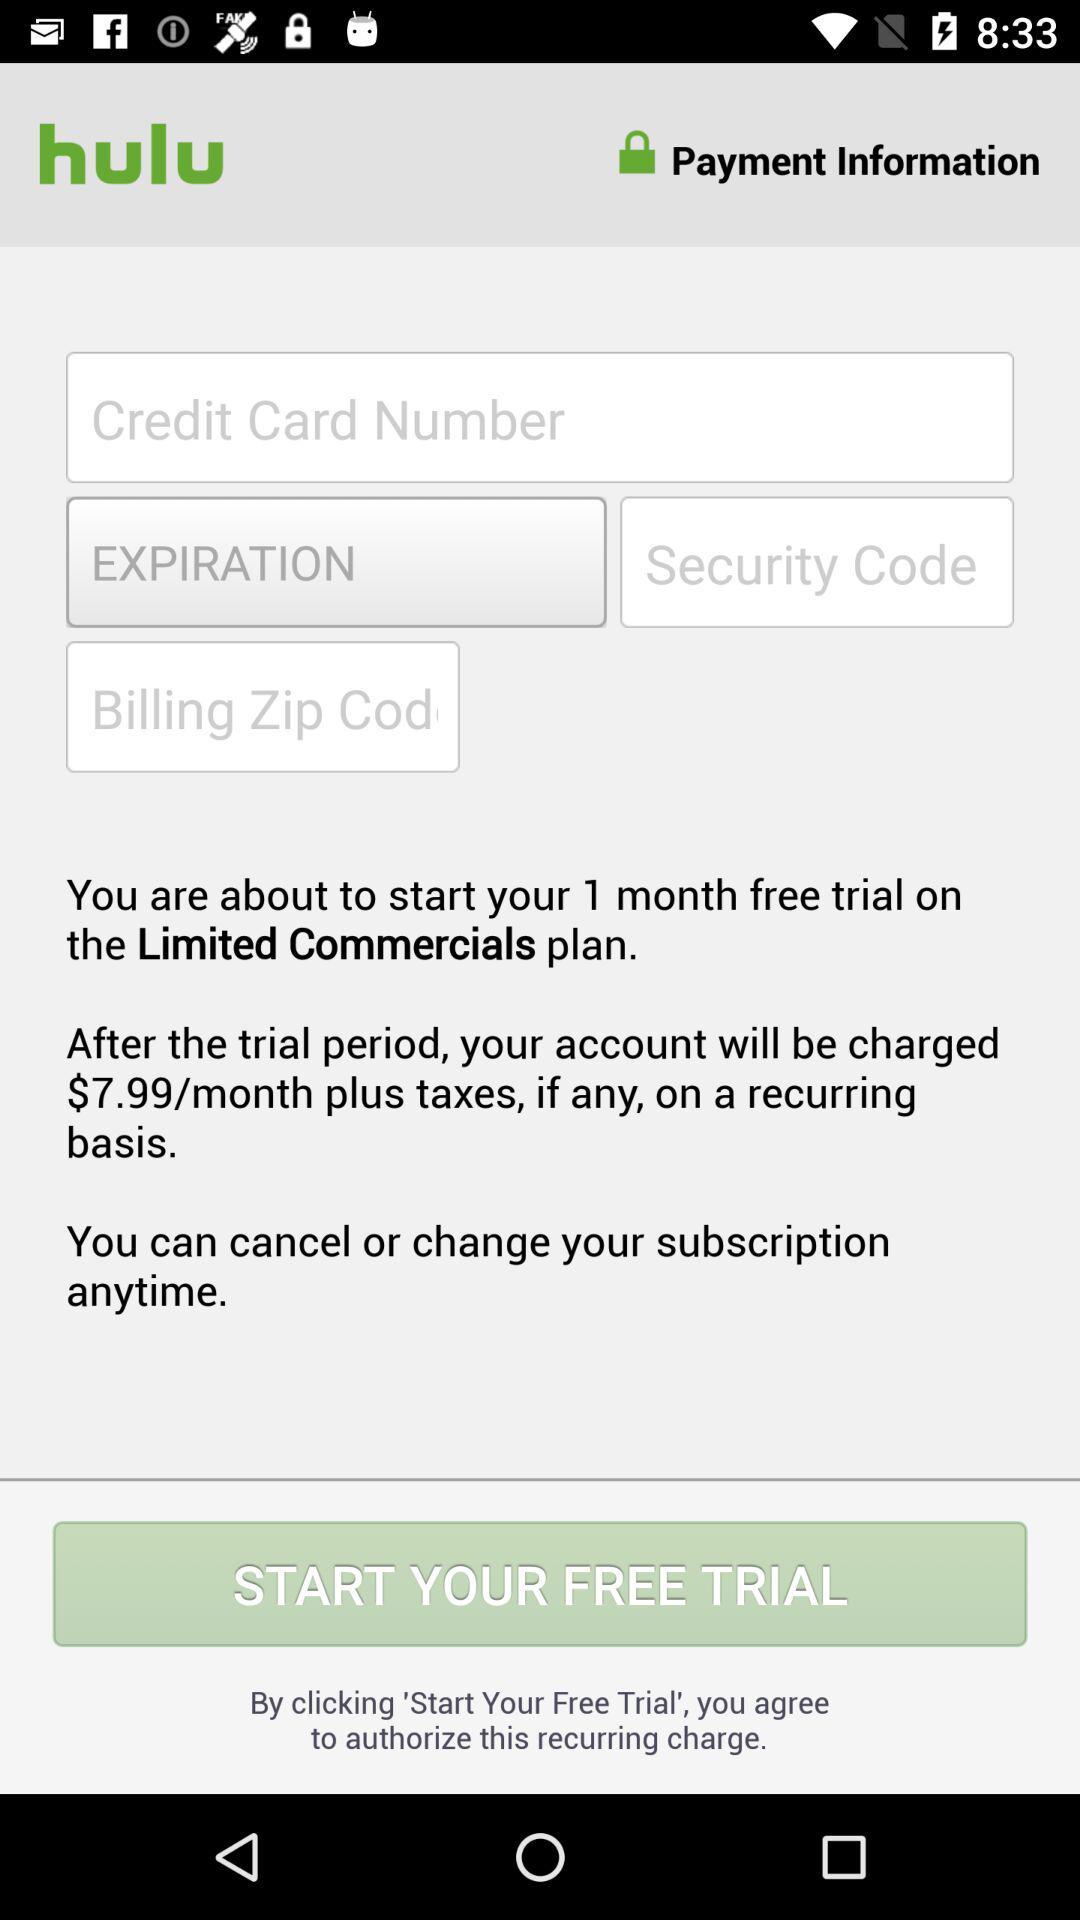 The height and width of the screenshot is (1920, 1080). What do you see at coordinates (817, 561) in the screenshot?
I see `button to enter your security code` at bounding box center [817, 561].